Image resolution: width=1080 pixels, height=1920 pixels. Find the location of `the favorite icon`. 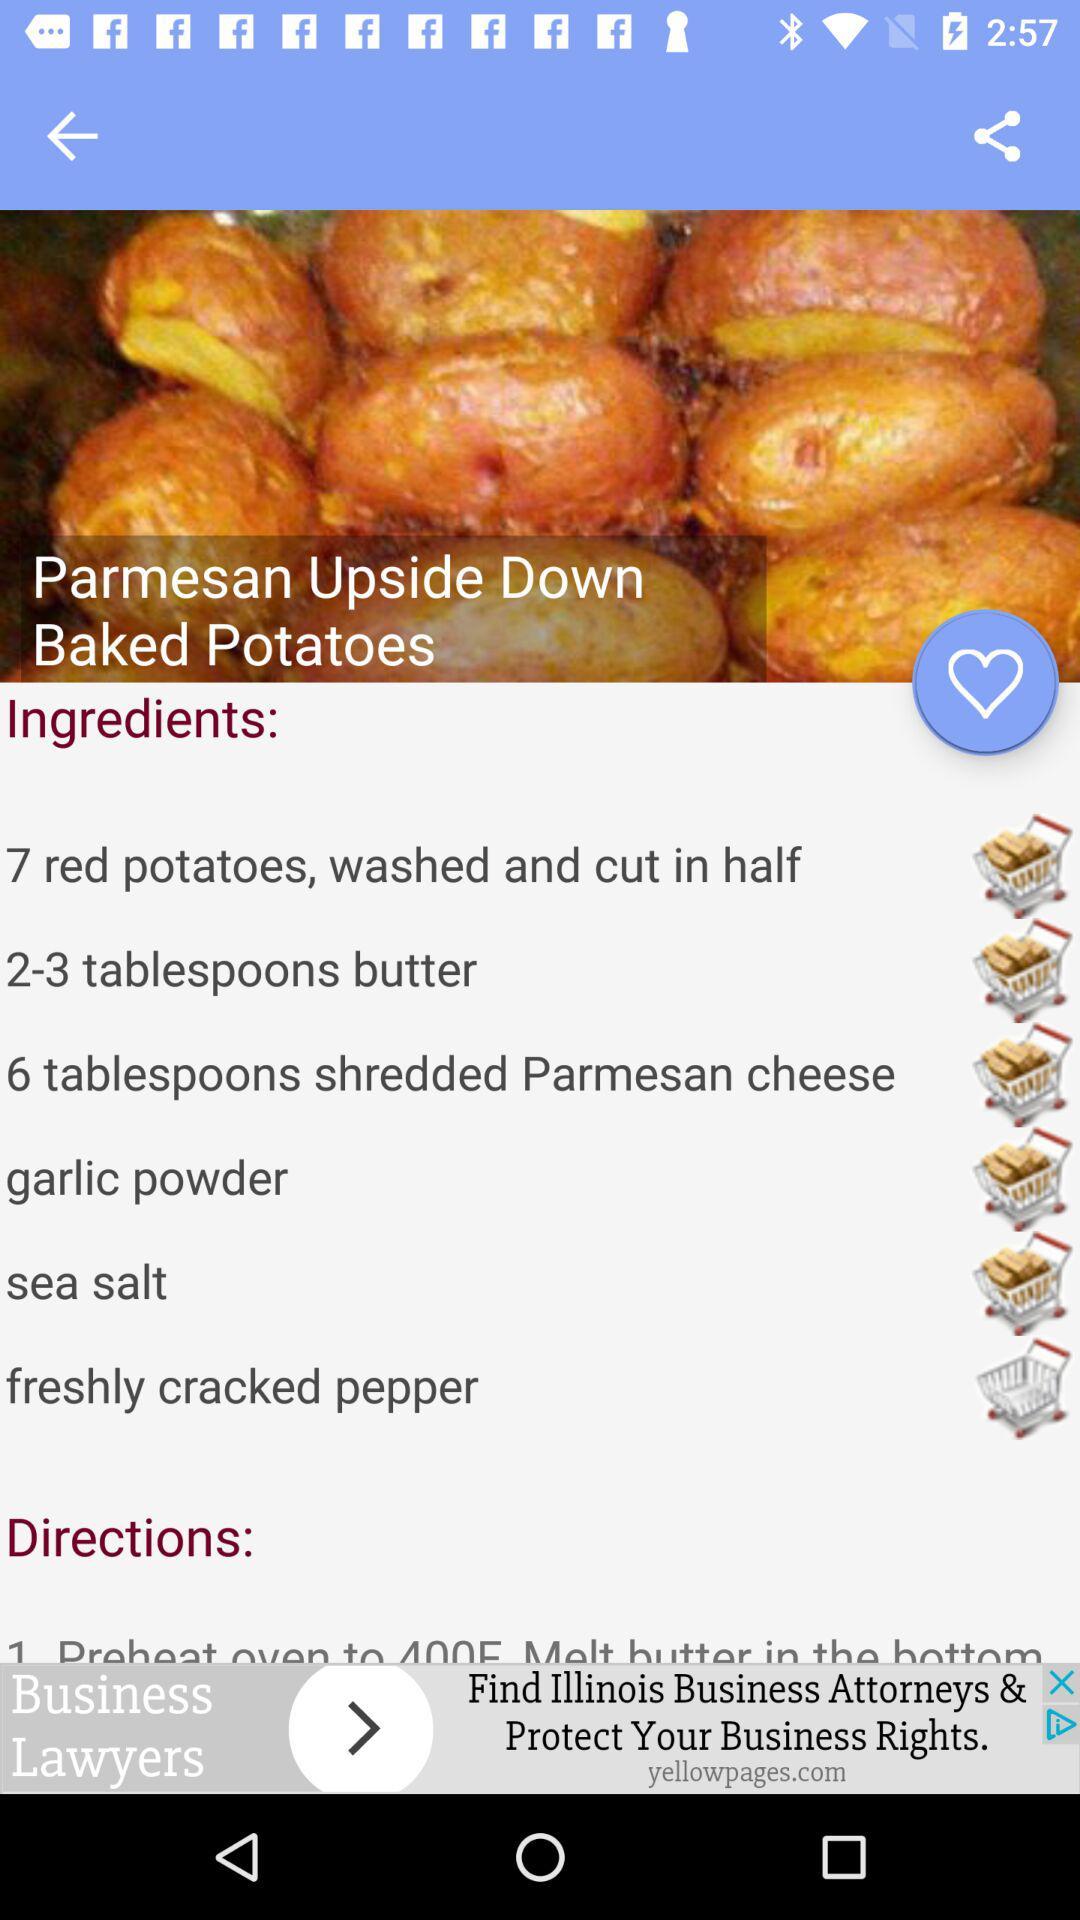

the favorite icon is located at coordinates (984, 682).